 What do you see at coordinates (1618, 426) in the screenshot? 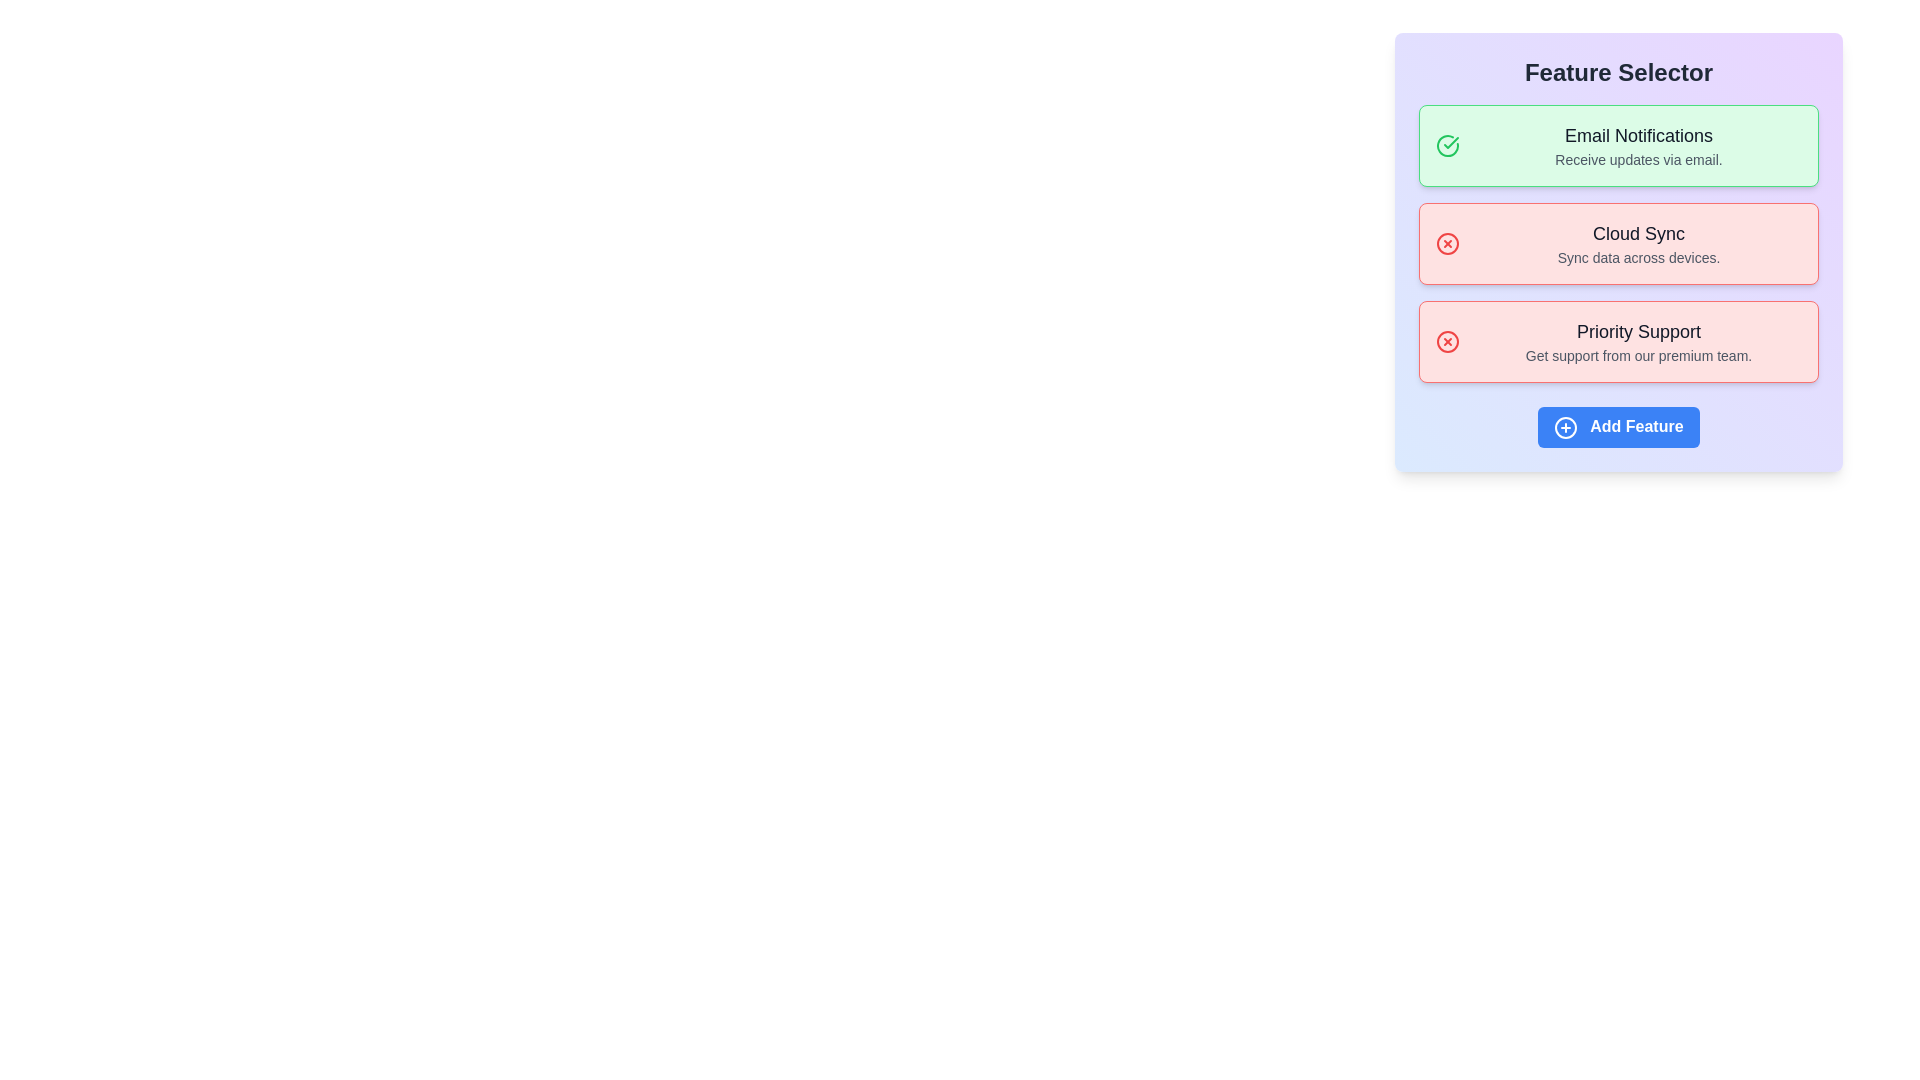
I see `the blue 'Add Feature' button with a white plus icon` at bounding box center [1618, 426].